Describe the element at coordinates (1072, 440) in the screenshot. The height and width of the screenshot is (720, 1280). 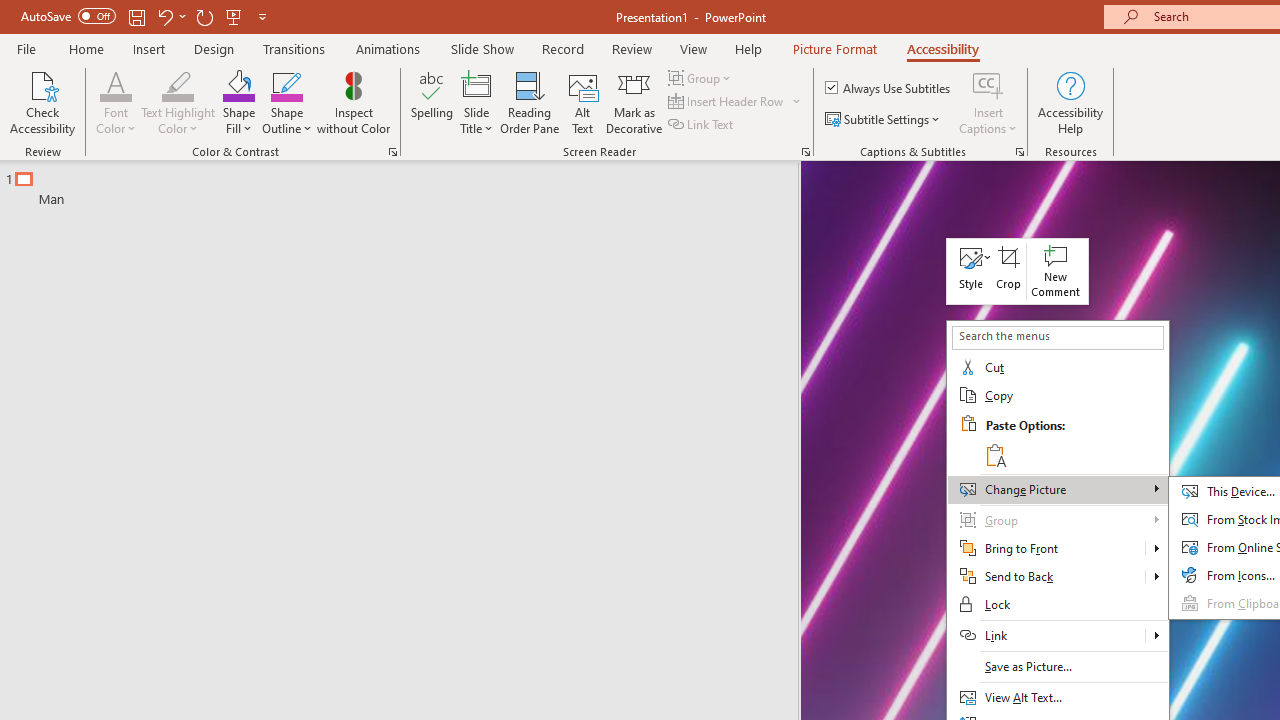
I see `'Paste Options'` at that location.